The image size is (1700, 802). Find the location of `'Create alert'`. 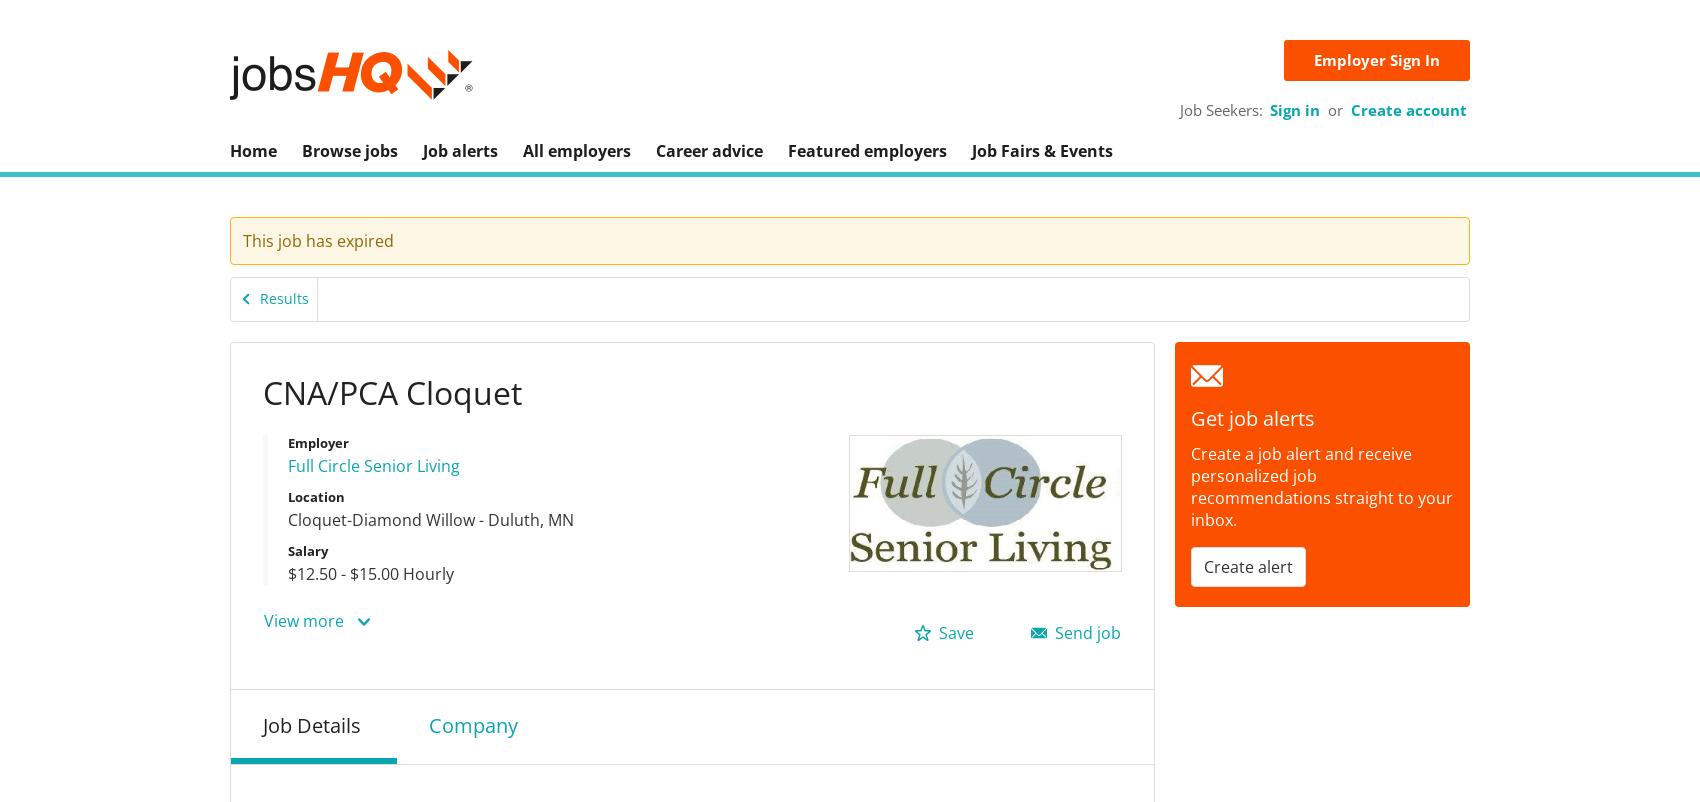

'Create alert' is located at coordinates (1247, 565).